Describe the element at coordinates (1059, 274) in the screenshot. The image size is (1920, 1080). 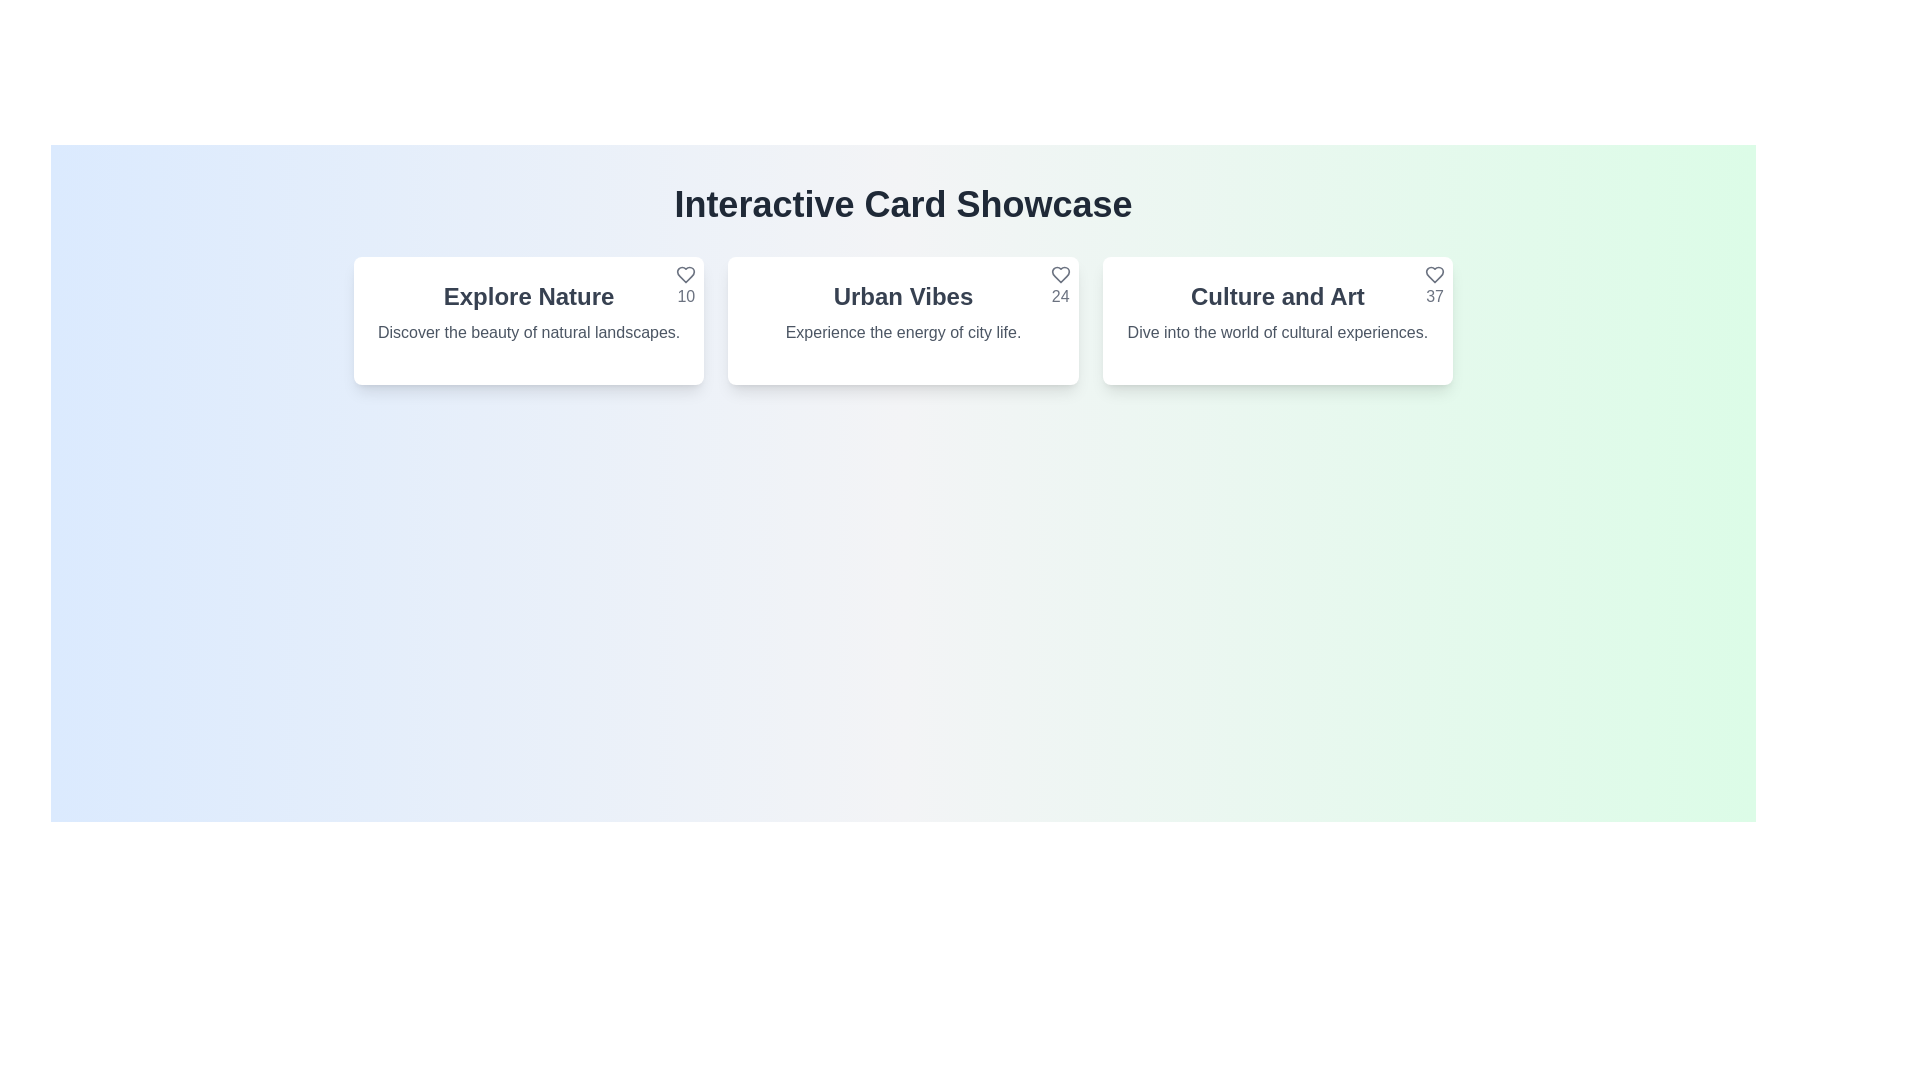
I see `the heart icon outlined in the top-right corner of the 'Urban Vibes' card` at that location.